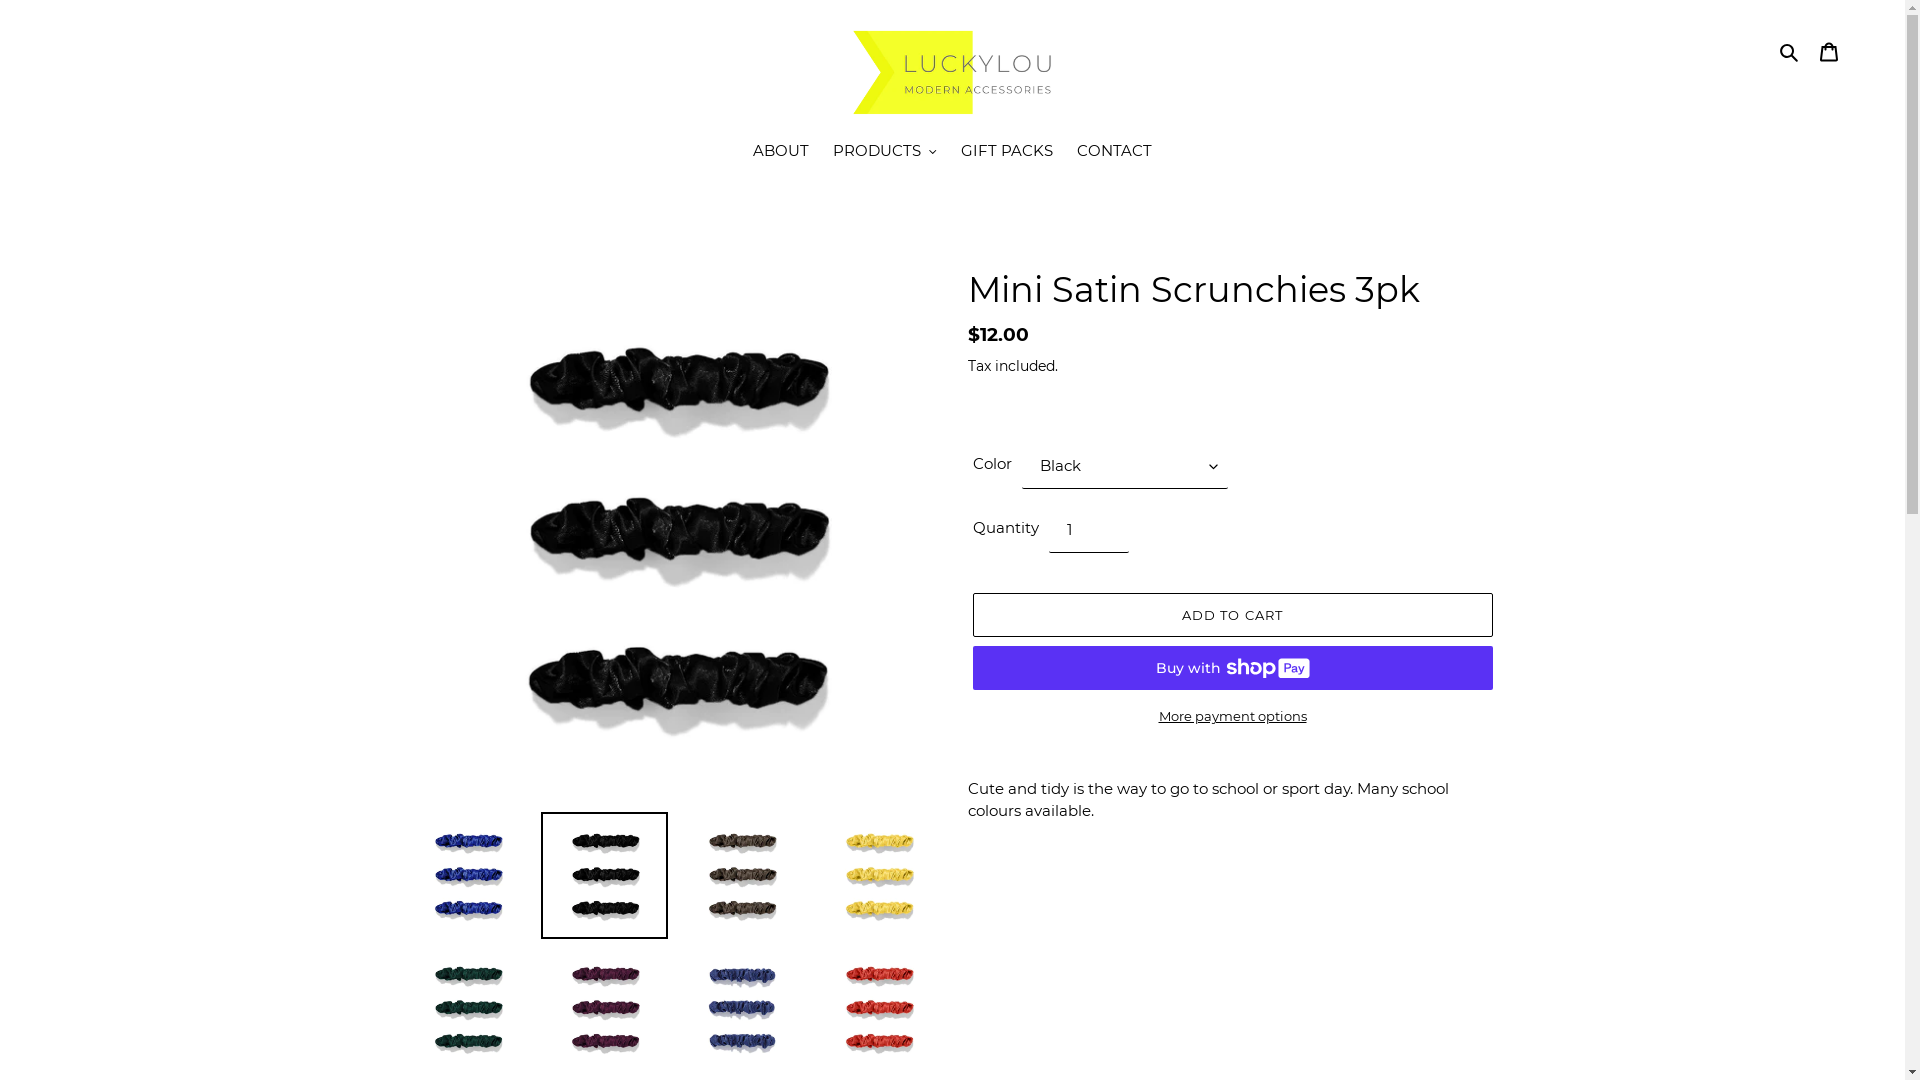 The image size is (1920, 1080). What do you see at coordinates (1828, 50) in the screenshot?
I see `'Cart'` at bounding box center [1828, 50].